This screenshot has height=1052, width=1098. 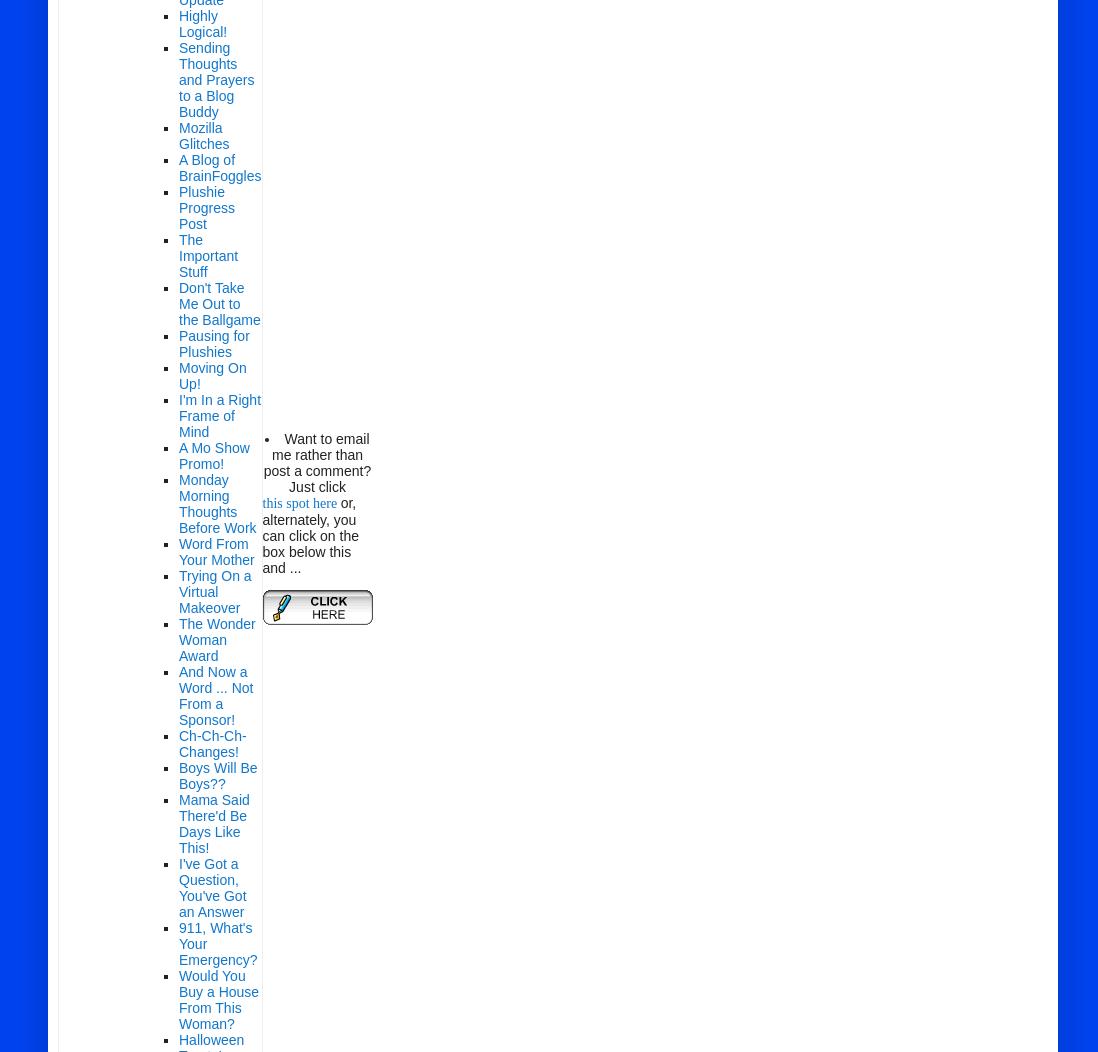 What do you see at coordinates (213, 343) in the screenshot?
I see `'Pausing for Plushies'` at bounding box center [213, 343].